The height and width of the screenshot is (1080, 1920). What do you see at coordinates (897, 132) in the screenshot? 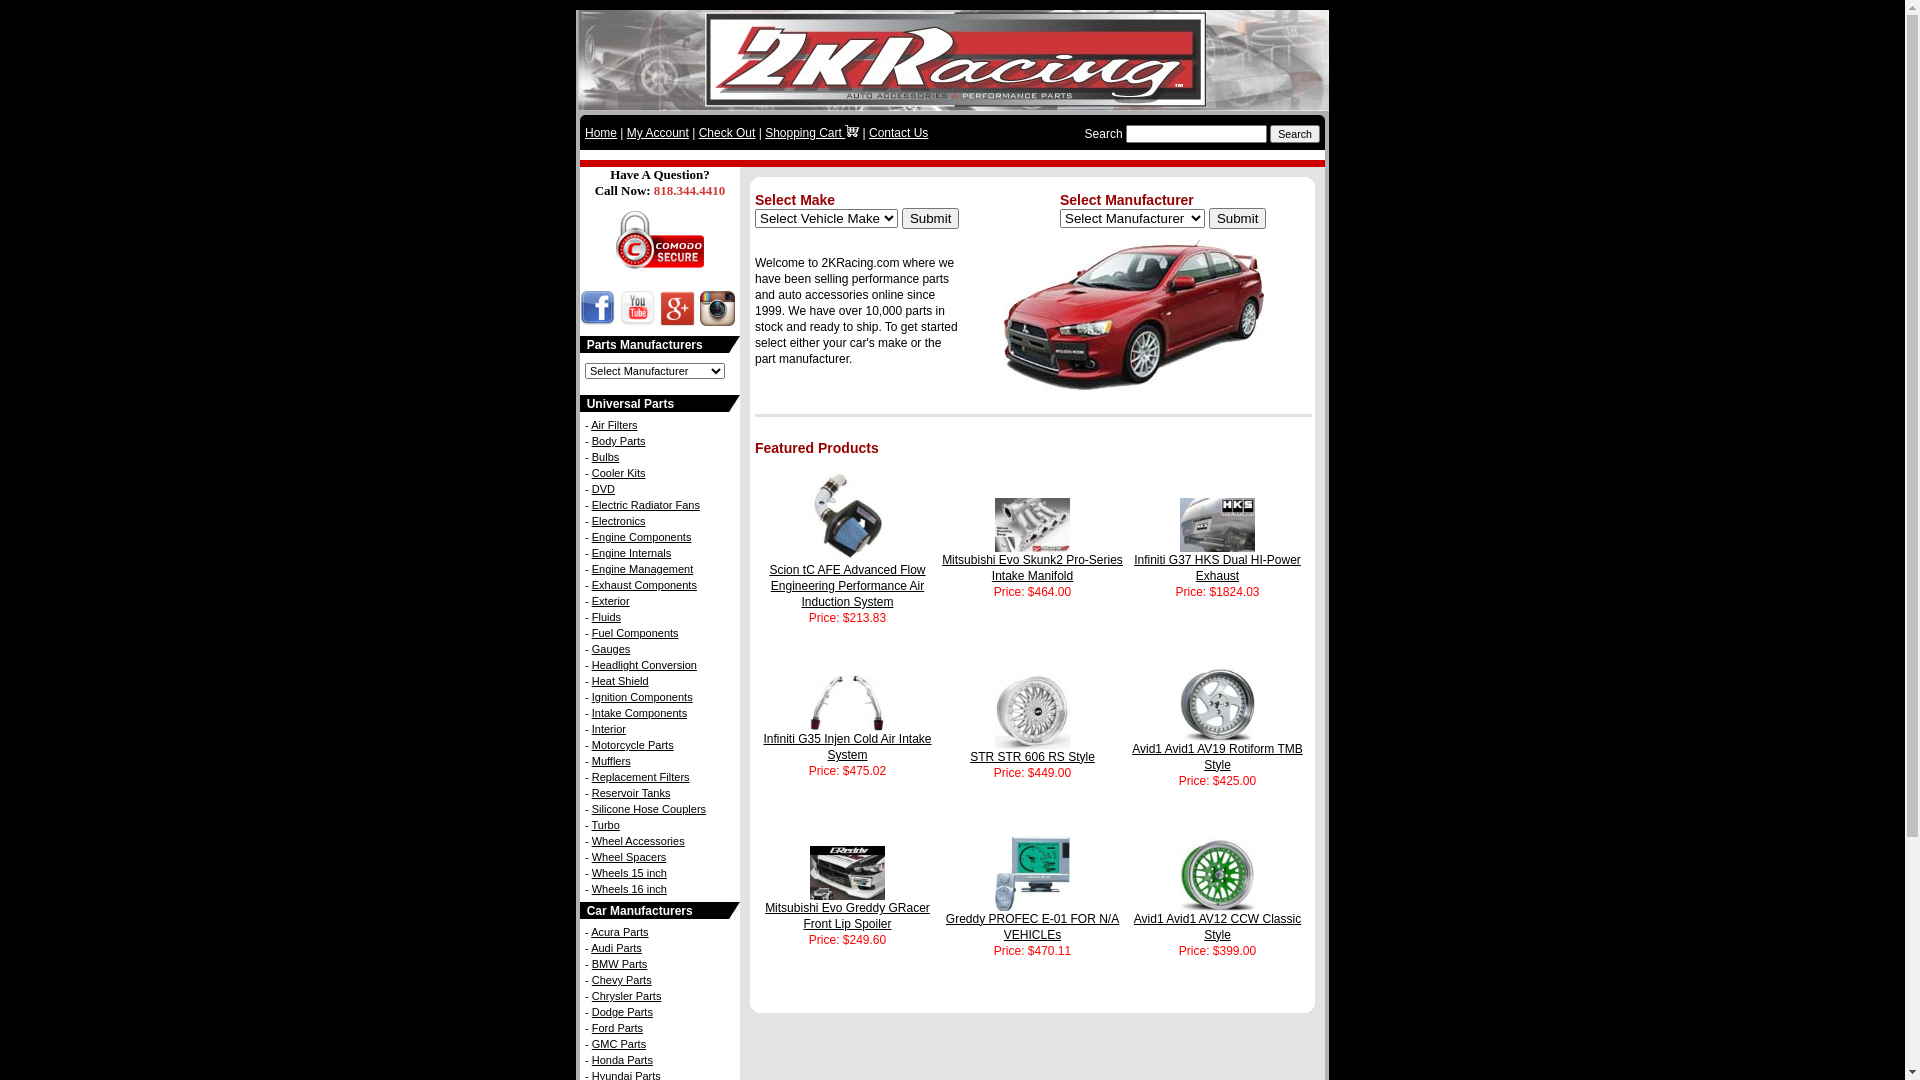
I see `'Contact Us'` at bounding box center [897, 132].